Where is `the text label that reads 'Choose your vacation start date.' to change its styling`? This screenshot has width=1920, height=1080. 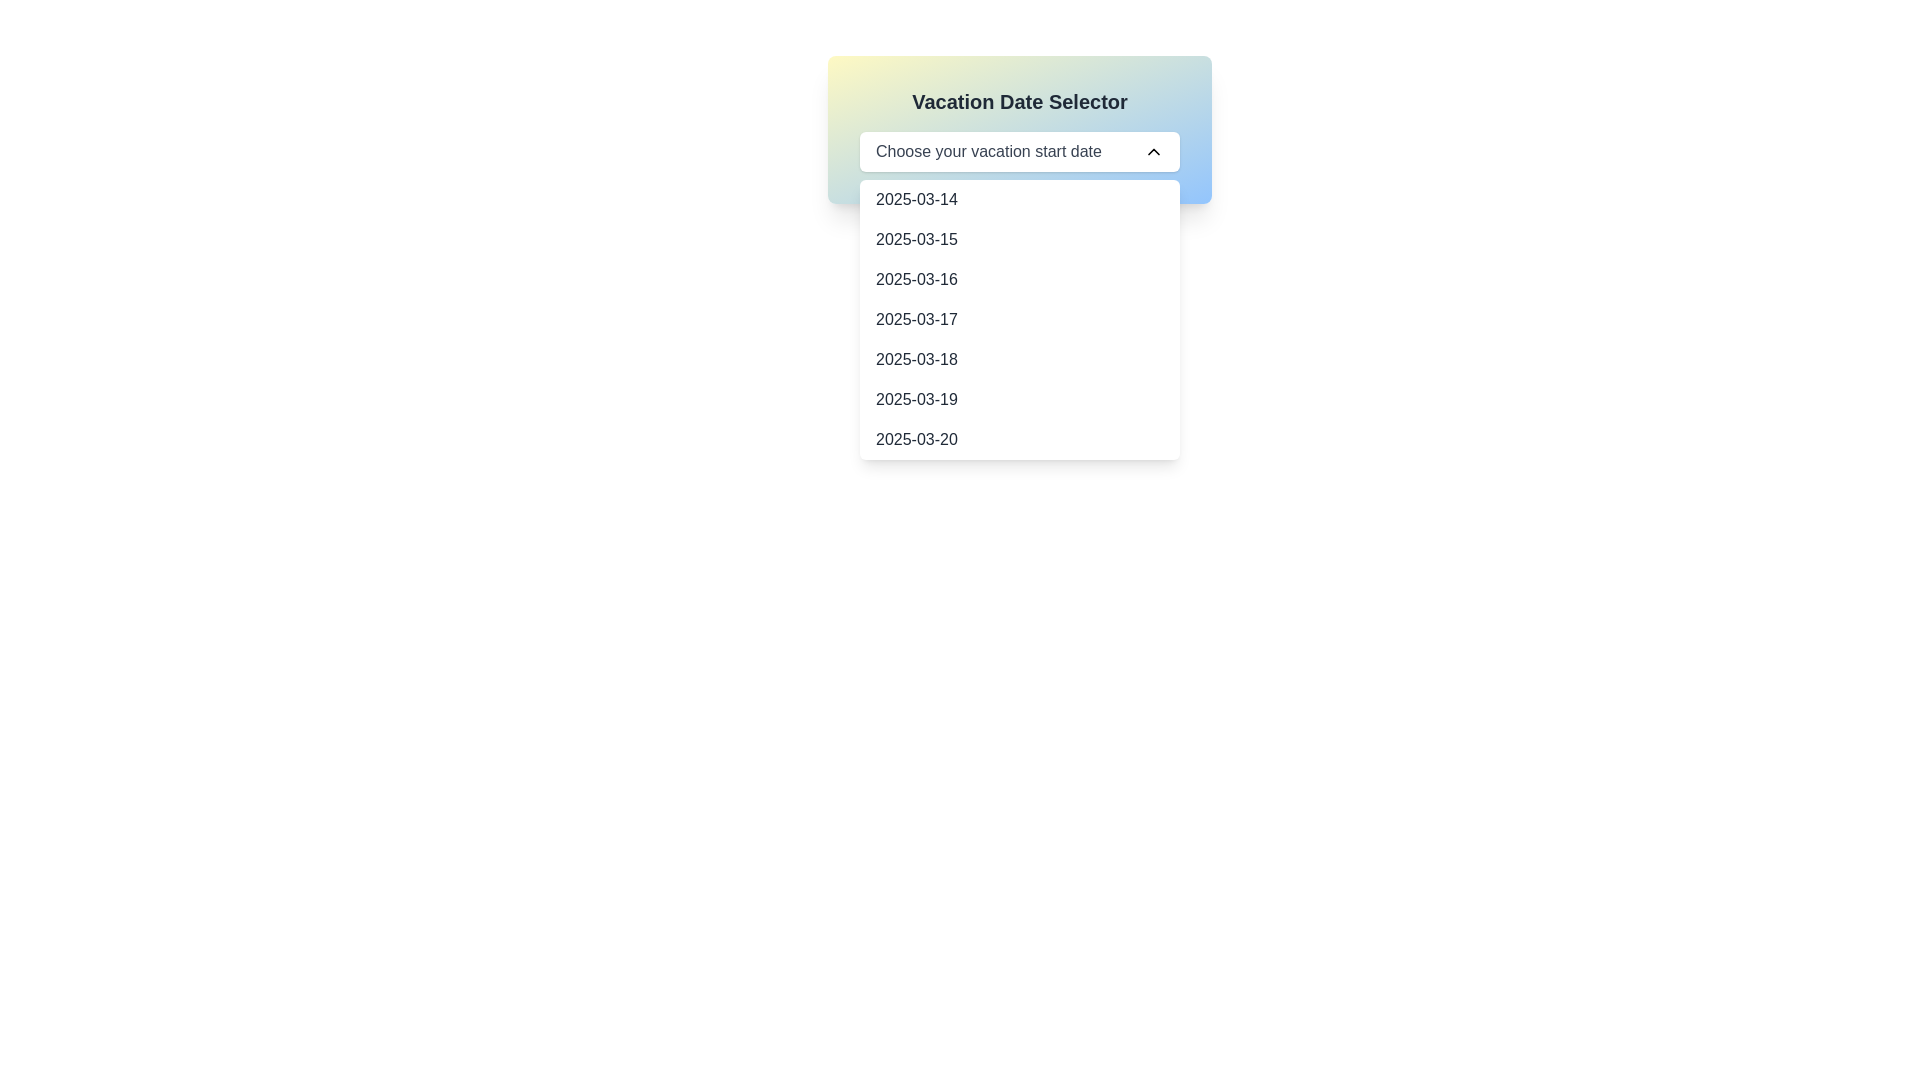 the text label that reads 'Choose your vacation start date.' to change its styling is located at coordinates (988, 150).